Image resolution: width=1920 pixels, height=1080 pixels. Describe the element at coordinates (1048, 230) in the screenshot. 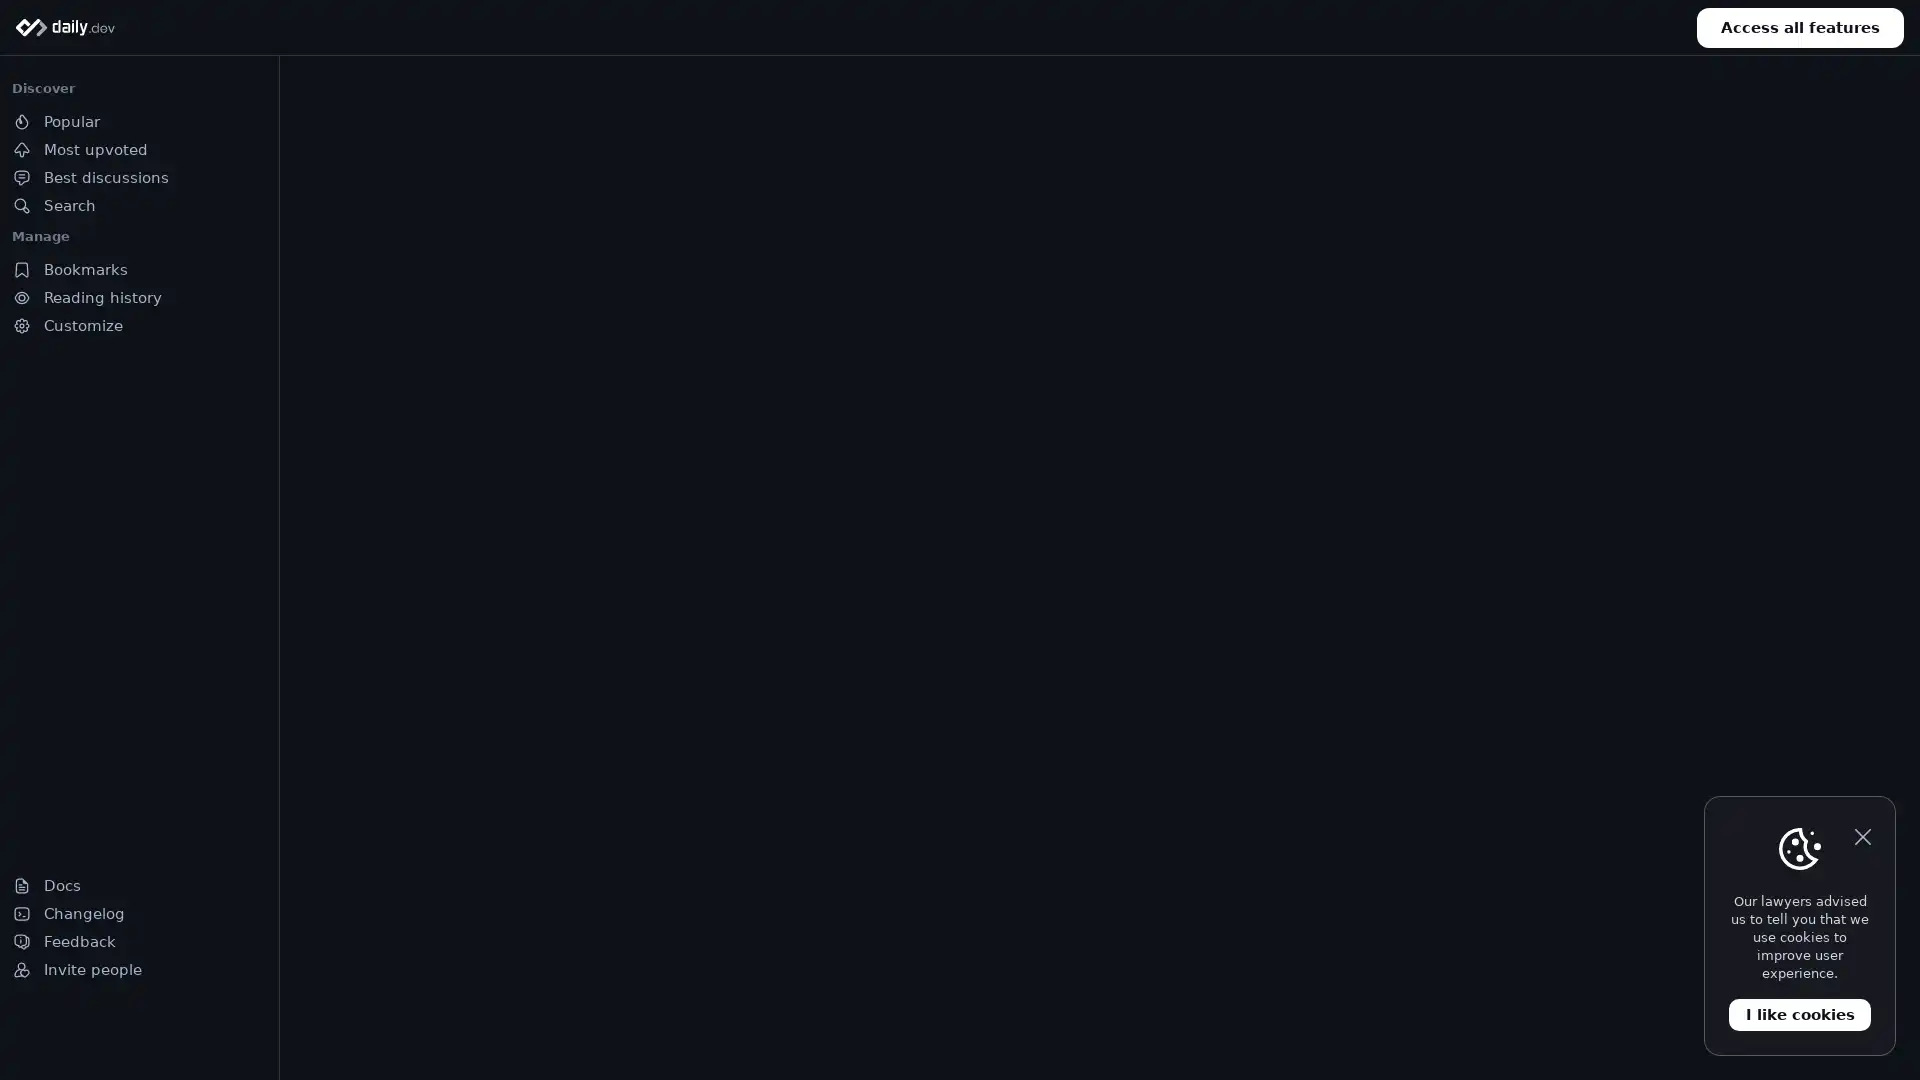

I see `Options` at that location.